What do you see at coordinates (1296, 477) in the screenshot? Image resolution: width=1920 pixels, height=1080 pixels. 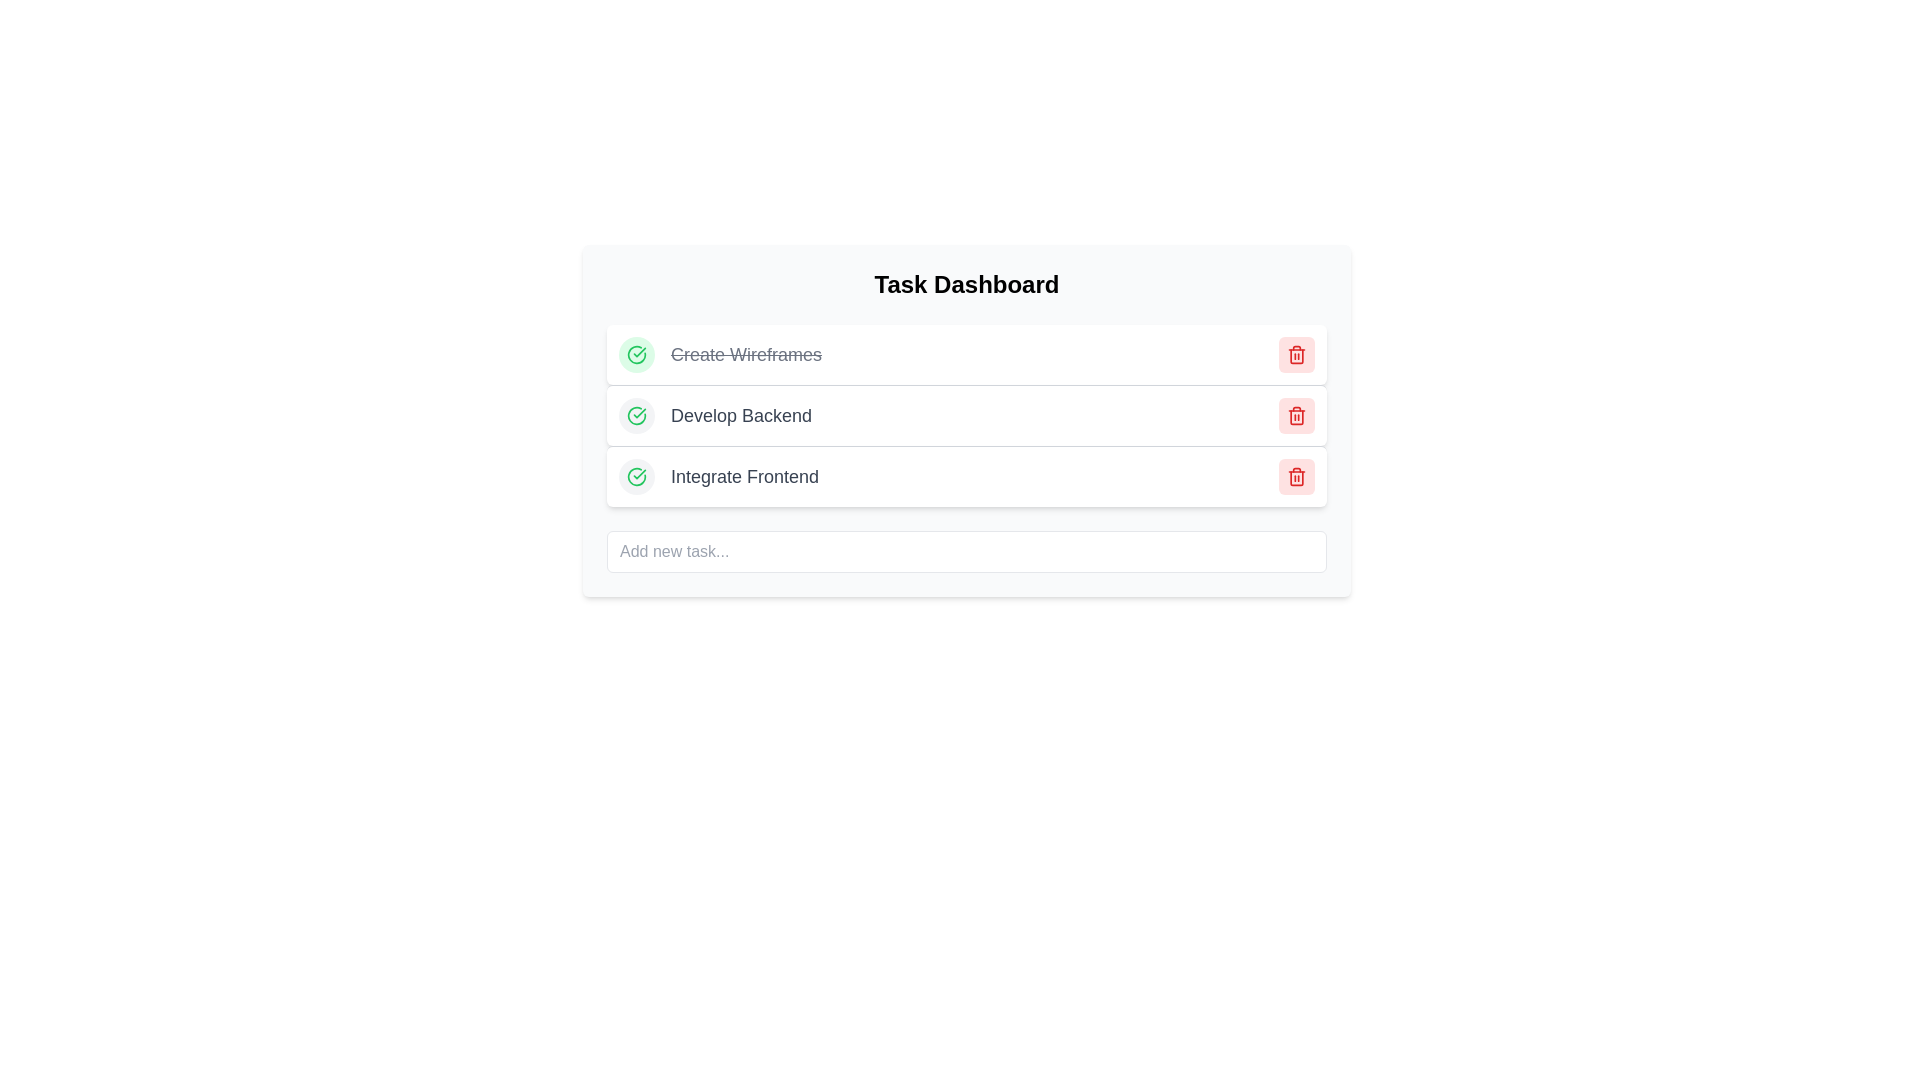 I see `the red trash icon button located in the rightmost side of the third row of the task list, adjacent to the text 'Integrate Frontend', to trigger hover effects` at bounding box center [1296, 477].